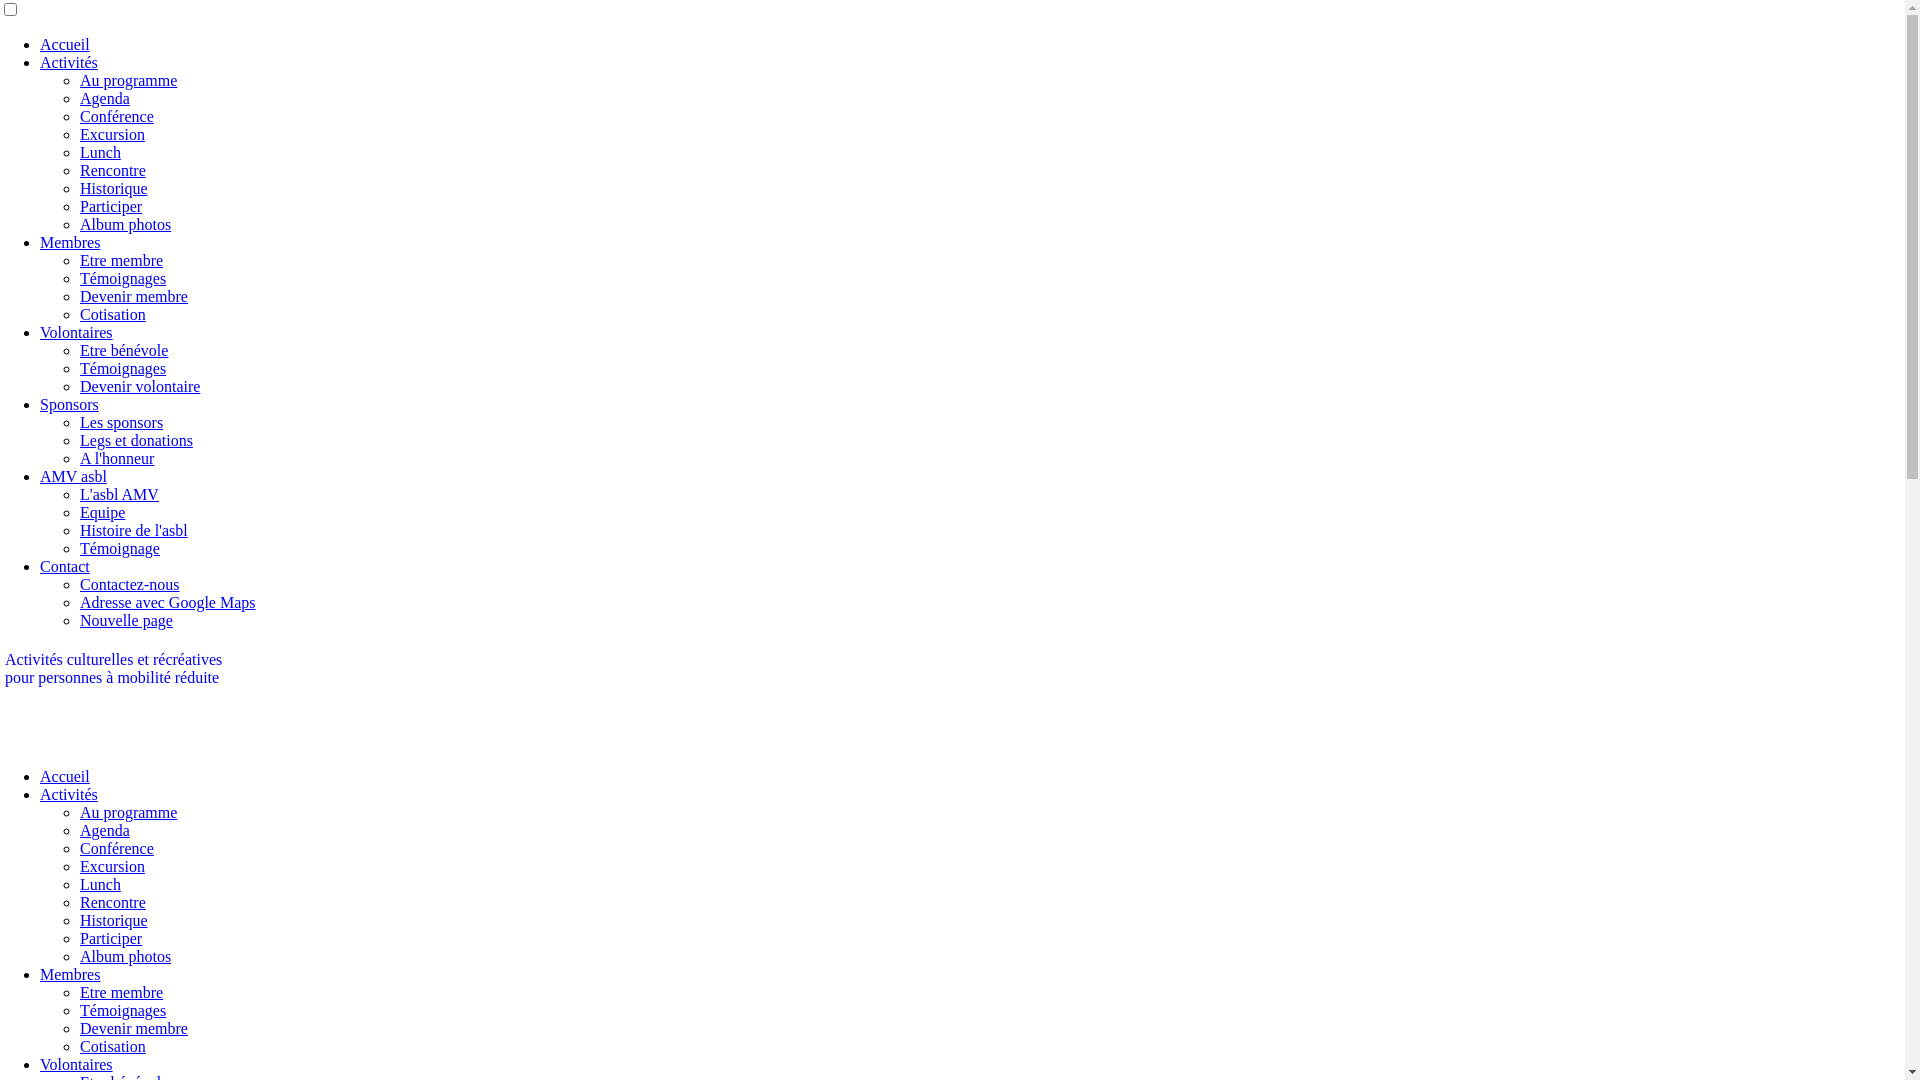  What do you see at coordinates (69, 404) in the screenshot?
I see `'Sponsors'` at bounding box center [69, 404].